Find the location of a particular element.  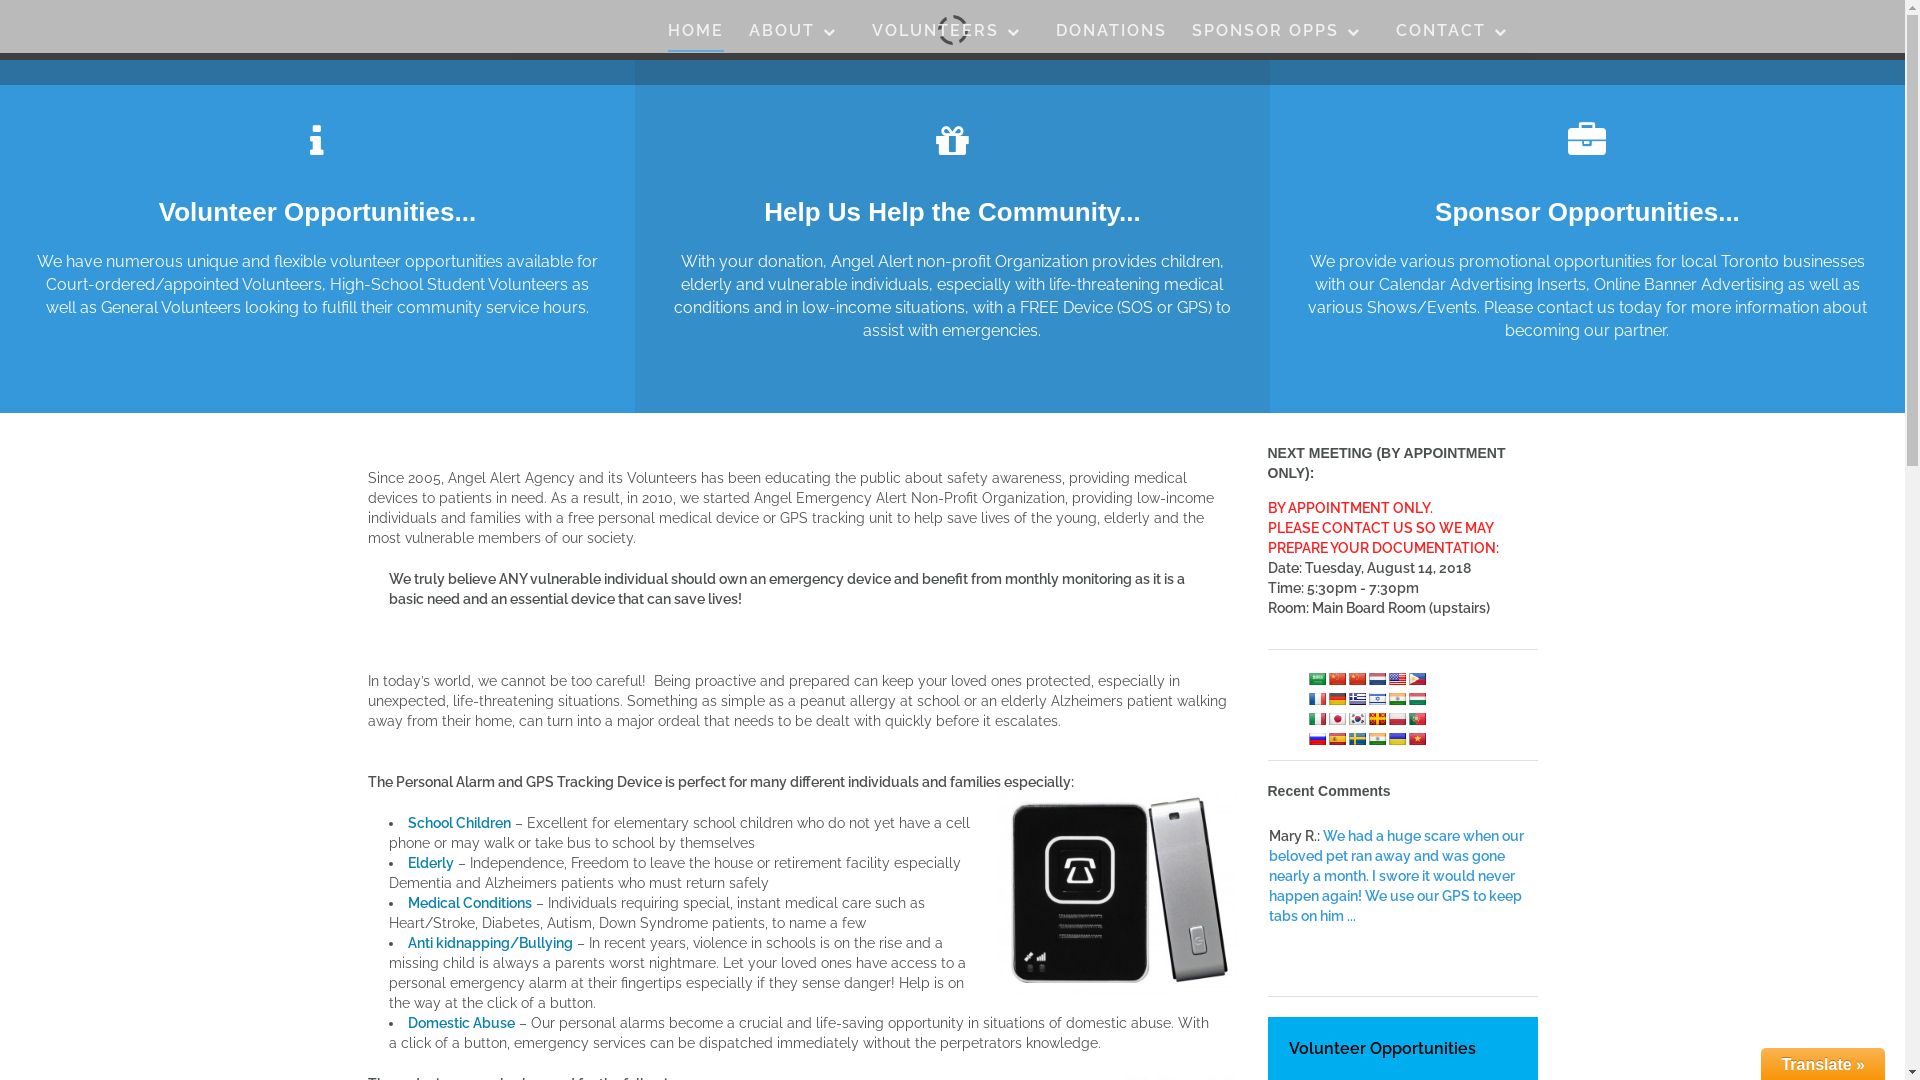

'Latin' is located at coordinates (1376, 716).